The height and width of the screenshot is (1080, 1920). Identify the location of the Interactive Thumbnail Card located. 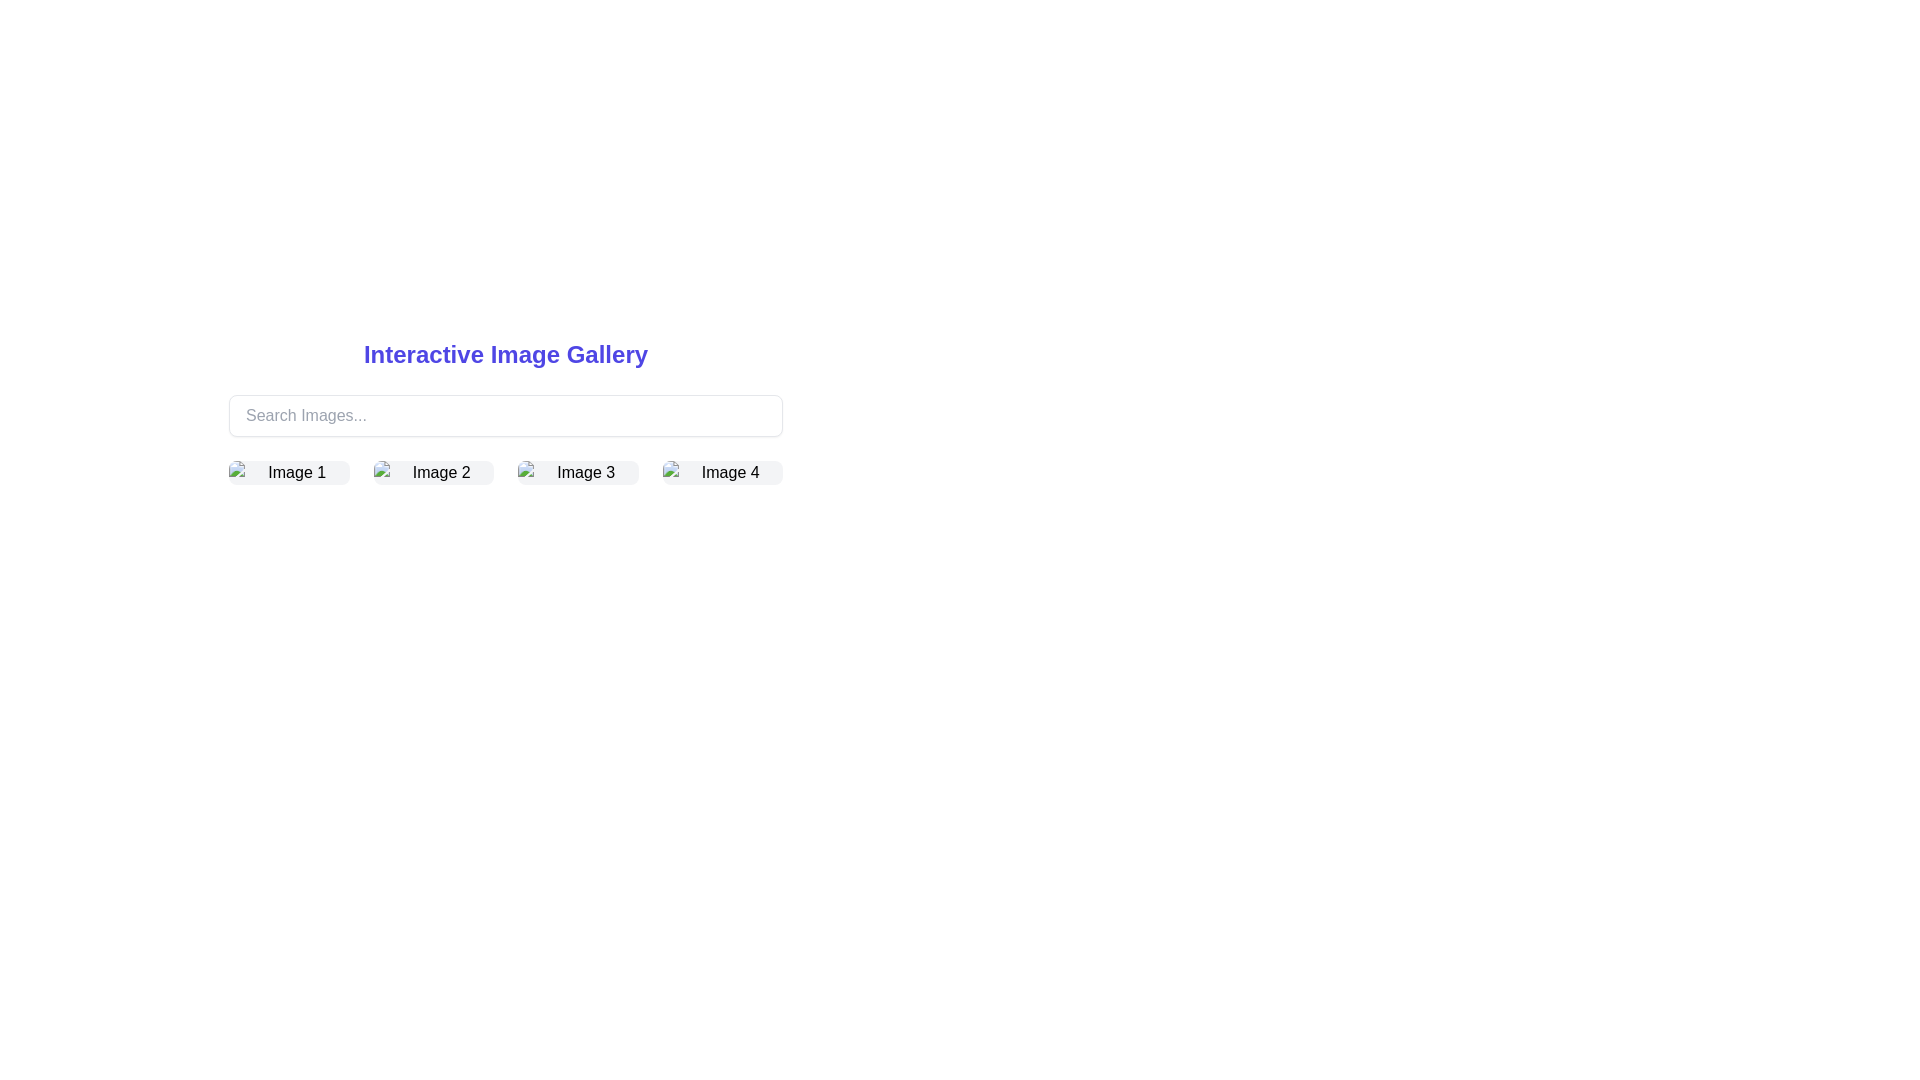
(288, 473).